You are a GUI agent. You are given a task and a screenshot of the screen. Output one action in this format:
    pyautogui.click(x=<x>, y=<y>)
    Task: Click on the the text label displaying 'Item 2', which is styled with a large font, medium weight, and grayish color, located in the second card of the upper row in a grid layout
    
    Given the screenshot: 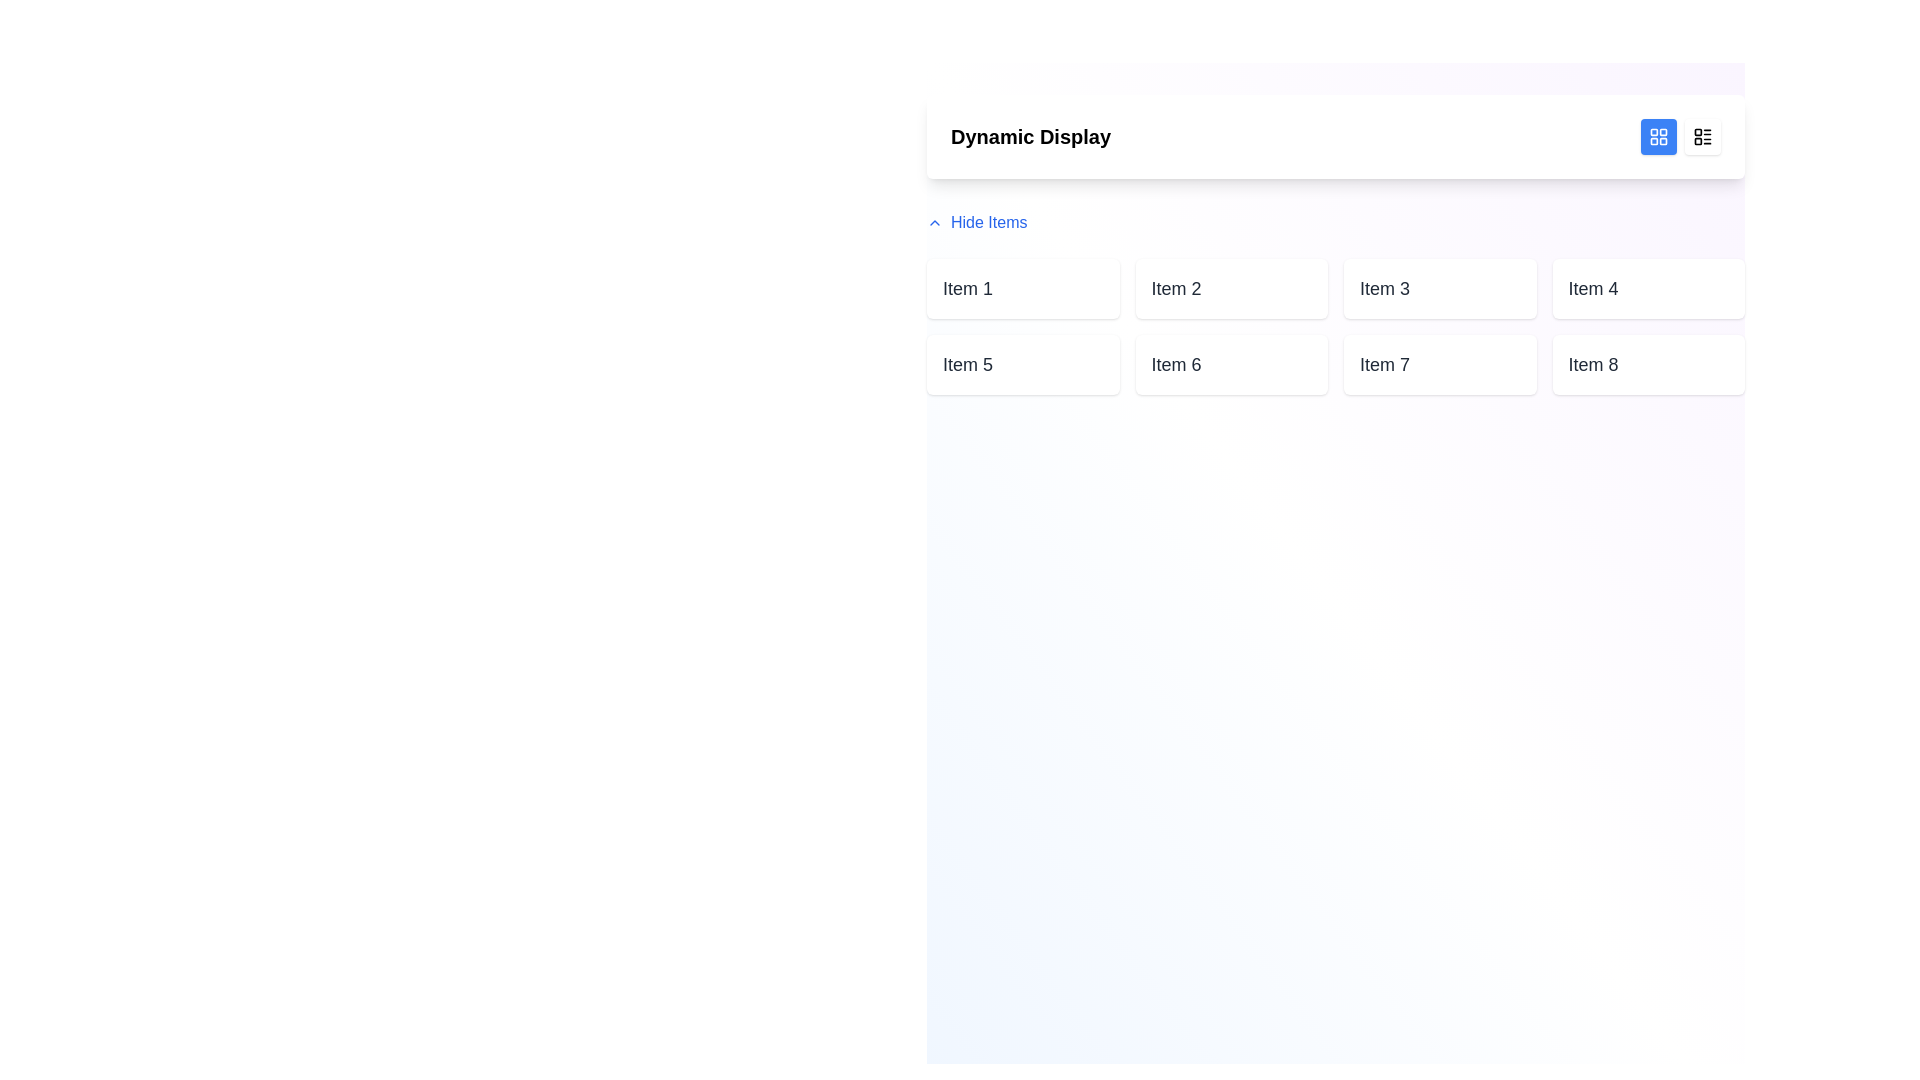 What is the action you would take?
    pyautogui.click(x=1176, y=289)
    